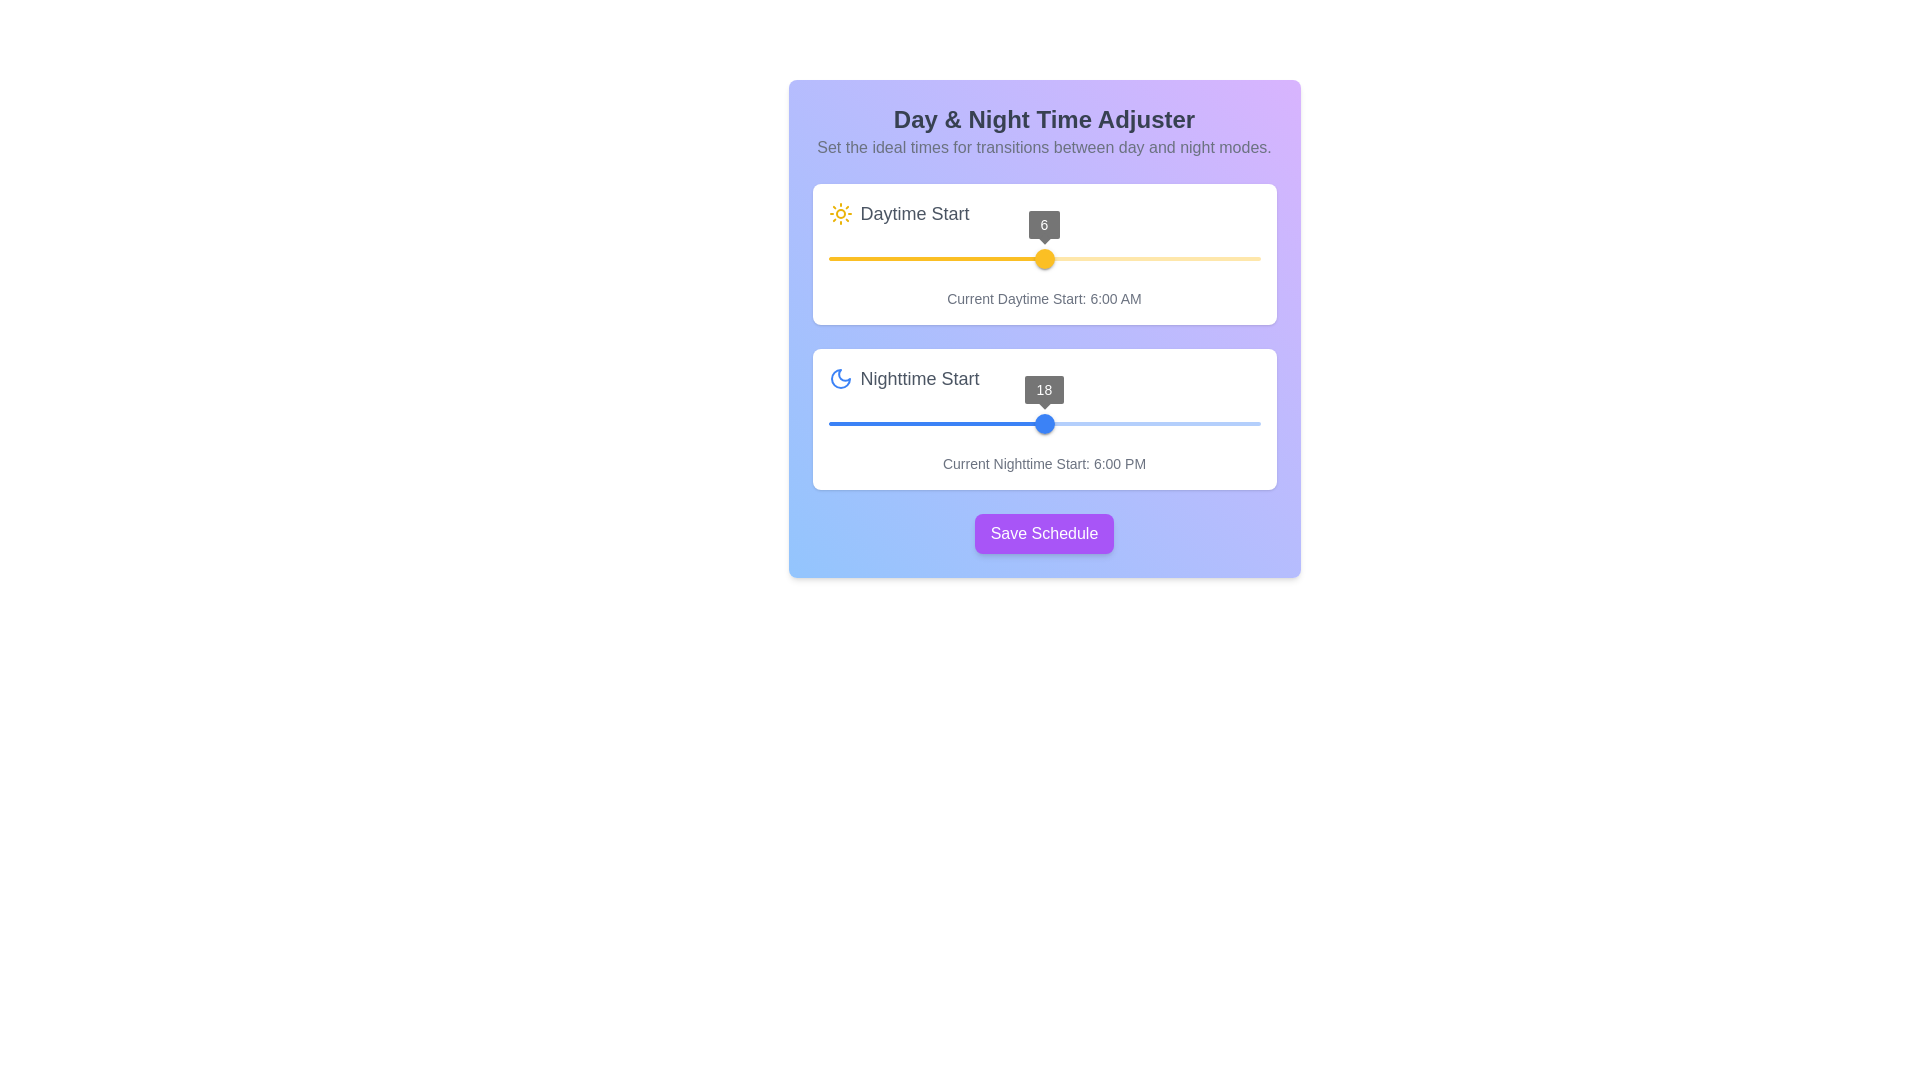 The height and width of the screenshot is (1080, 1920). Describe the element at coordinates (840, 378) in the screenshot. I see `the nighttime settings icon, which is an SVG graphic located to the left of the 'Nighttime Start' label` at that location.